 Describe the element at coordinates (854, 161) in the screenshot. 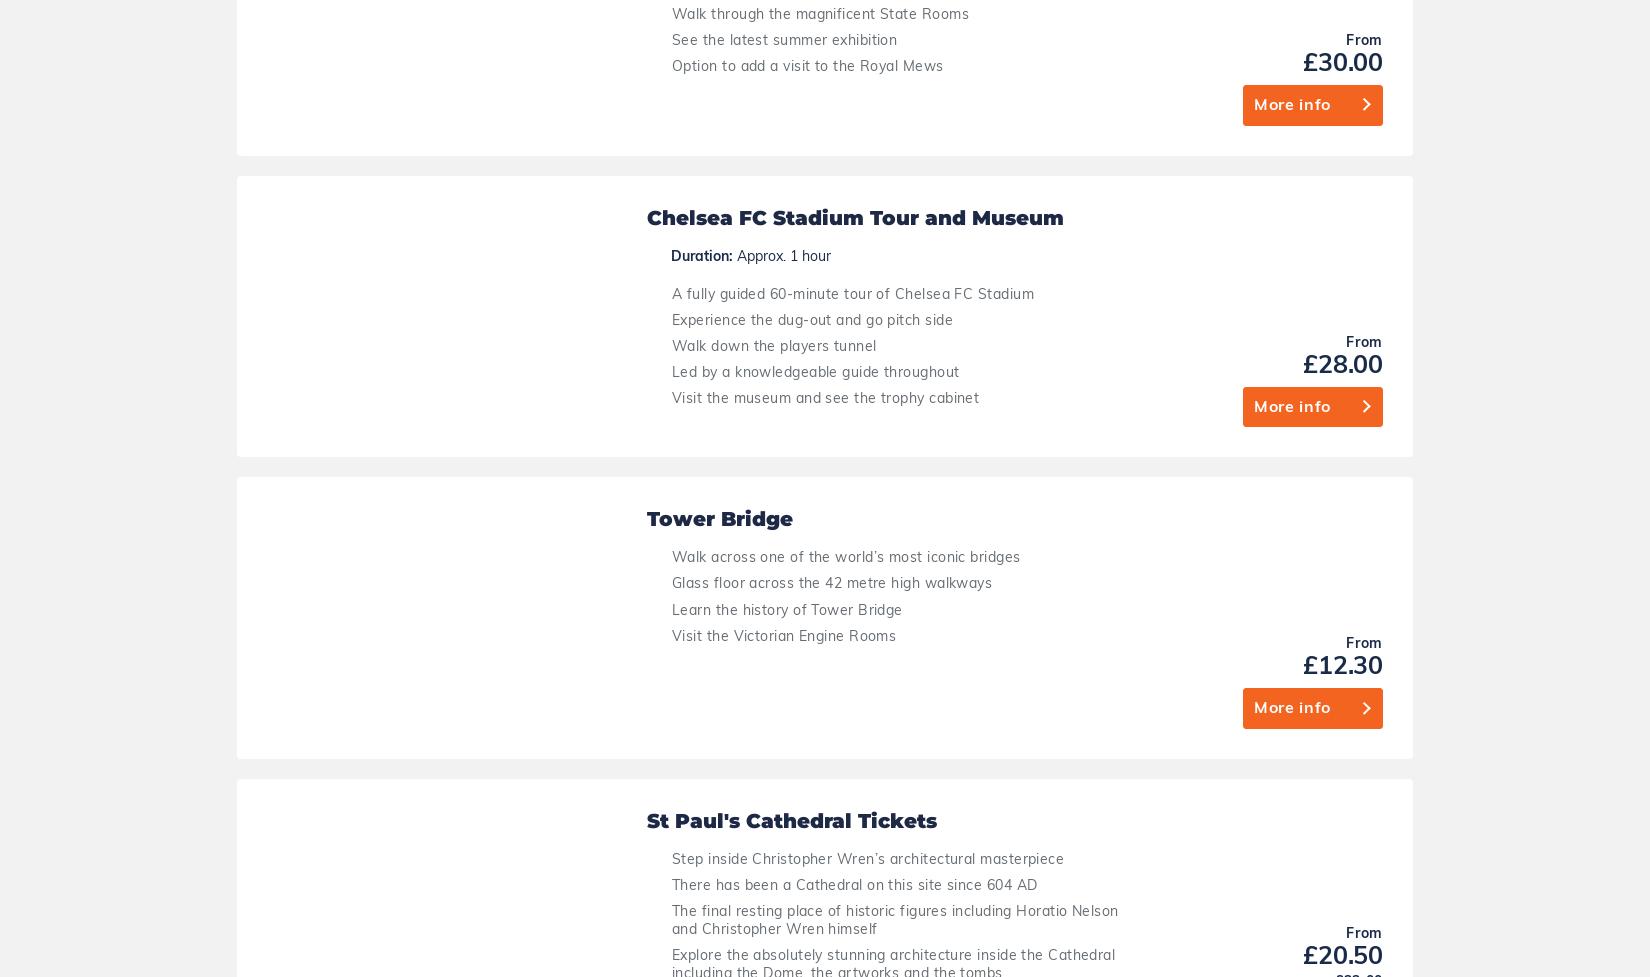

I see `'There has been a Cathedral on this site since 604 AD'` at that location.